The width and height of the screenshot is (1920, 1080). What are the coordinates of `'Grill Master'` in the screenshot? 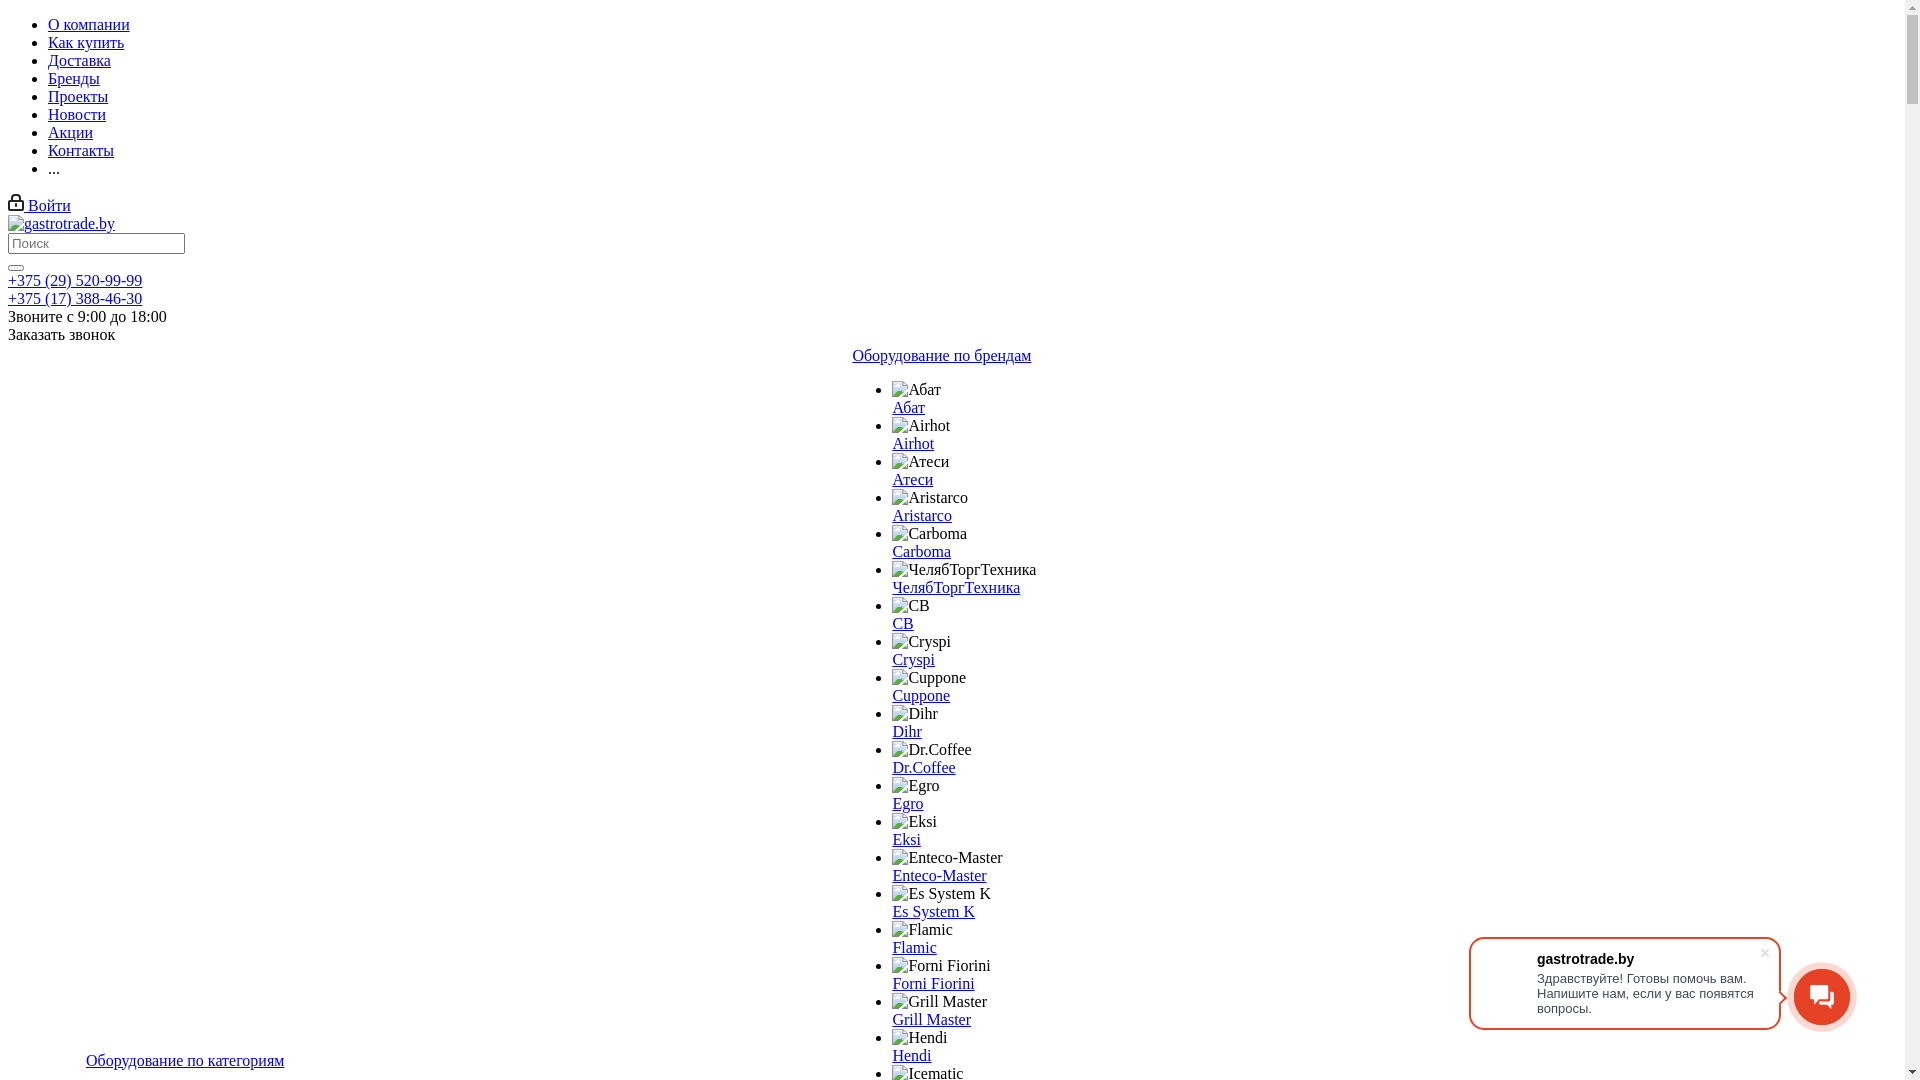 It's located at (930, 1019).